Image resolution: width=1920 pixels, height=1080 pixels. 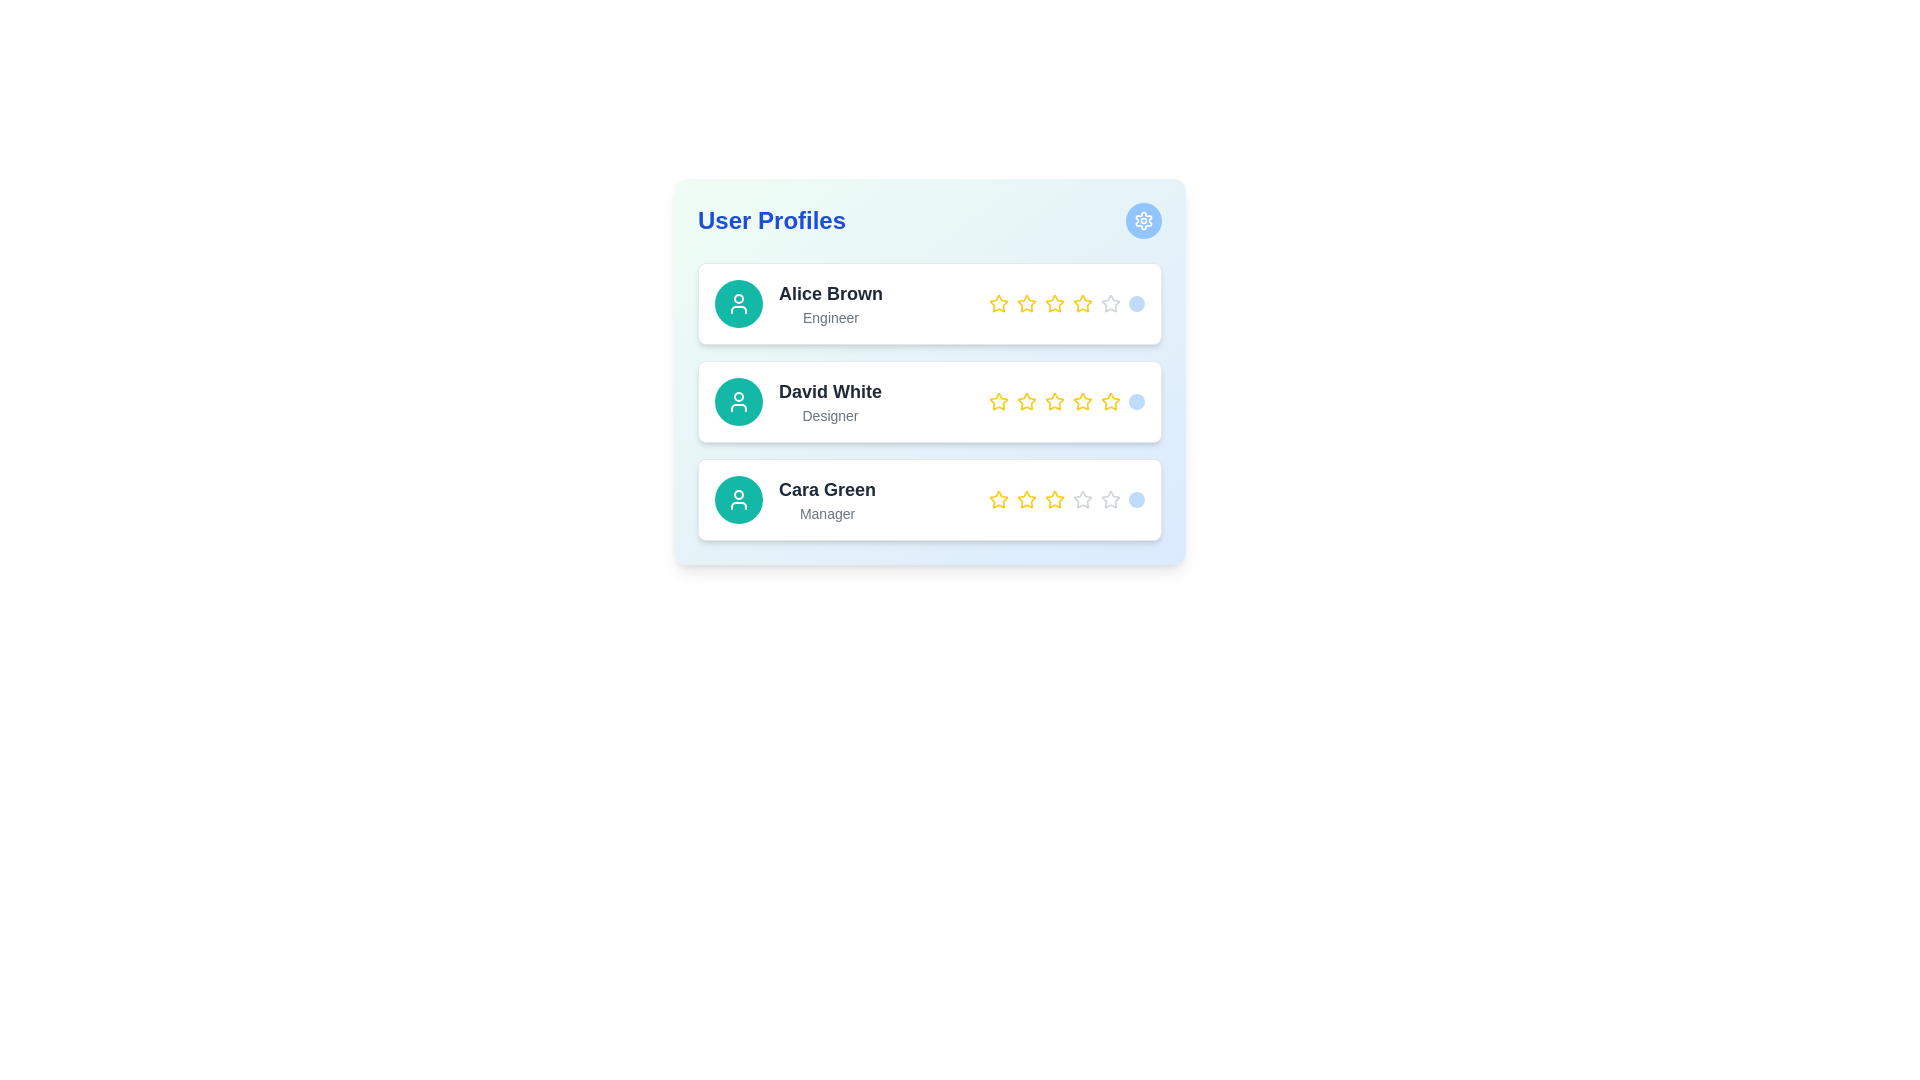 I want to click on the rating representation by interacting with the first star icon in the rating system for the 'Cara Green - Manager' user profile, located in the third user card from the top, so click(x=998, y=499).